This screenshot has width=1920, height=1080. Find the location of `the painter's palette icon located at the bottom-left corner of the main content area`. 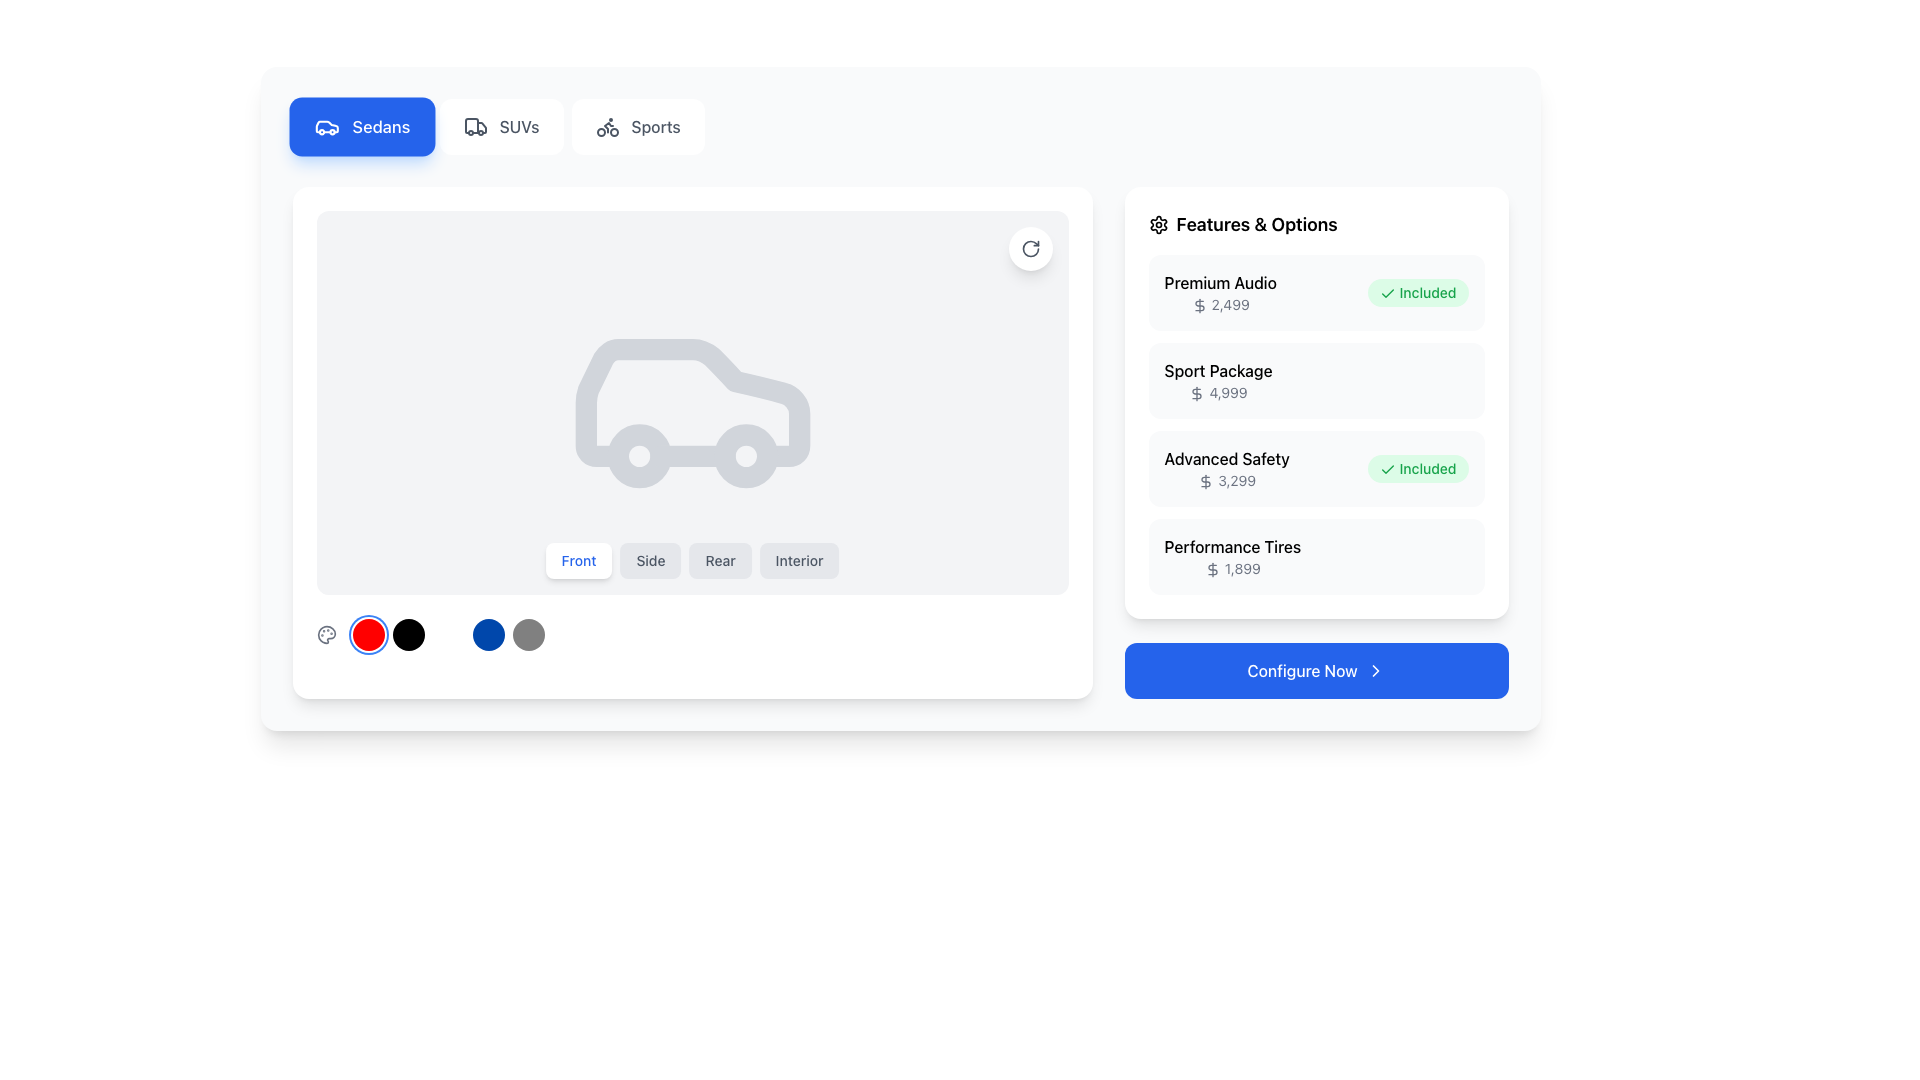

the painter's palette icon located at the bottom-left corner of the main content area is located at coordinates (326, 635).